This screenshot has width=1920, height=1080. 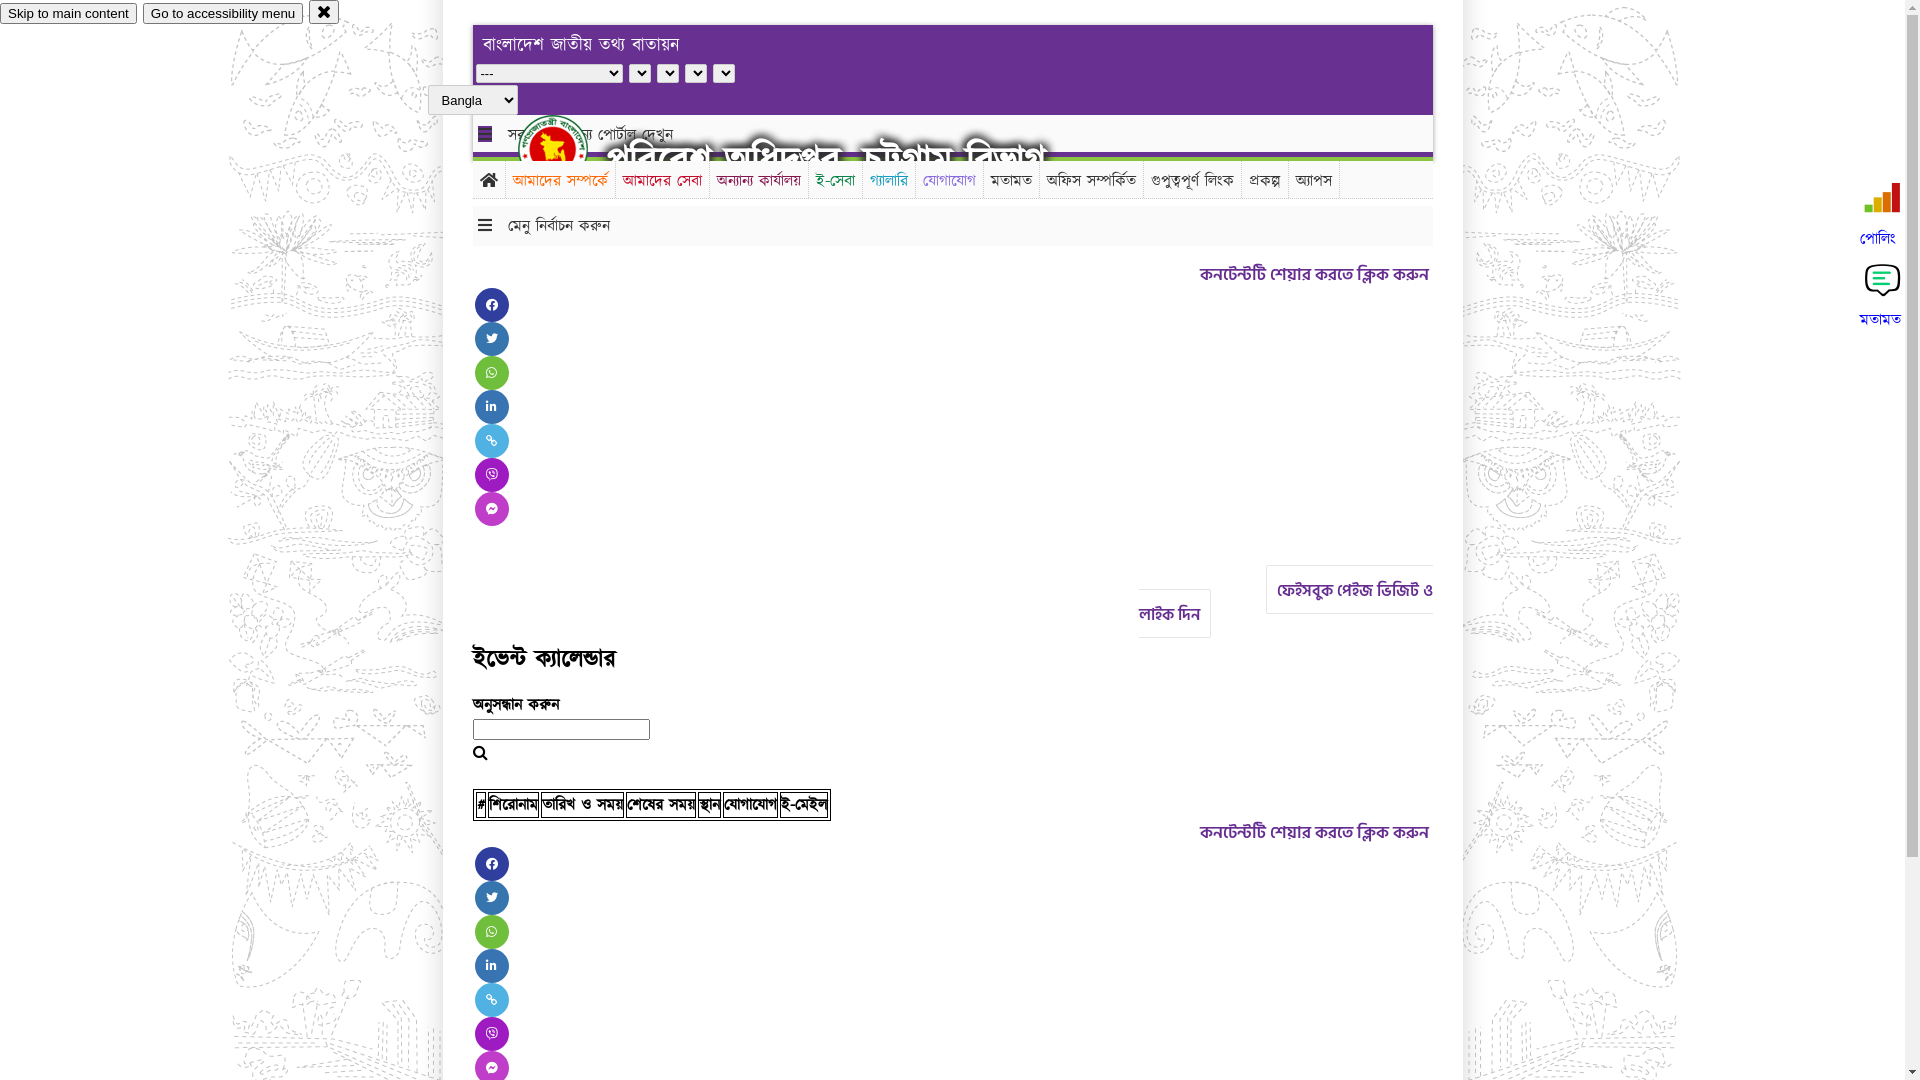 I want to click on 'Go to accessibility menu', so click(x=222, y=13).